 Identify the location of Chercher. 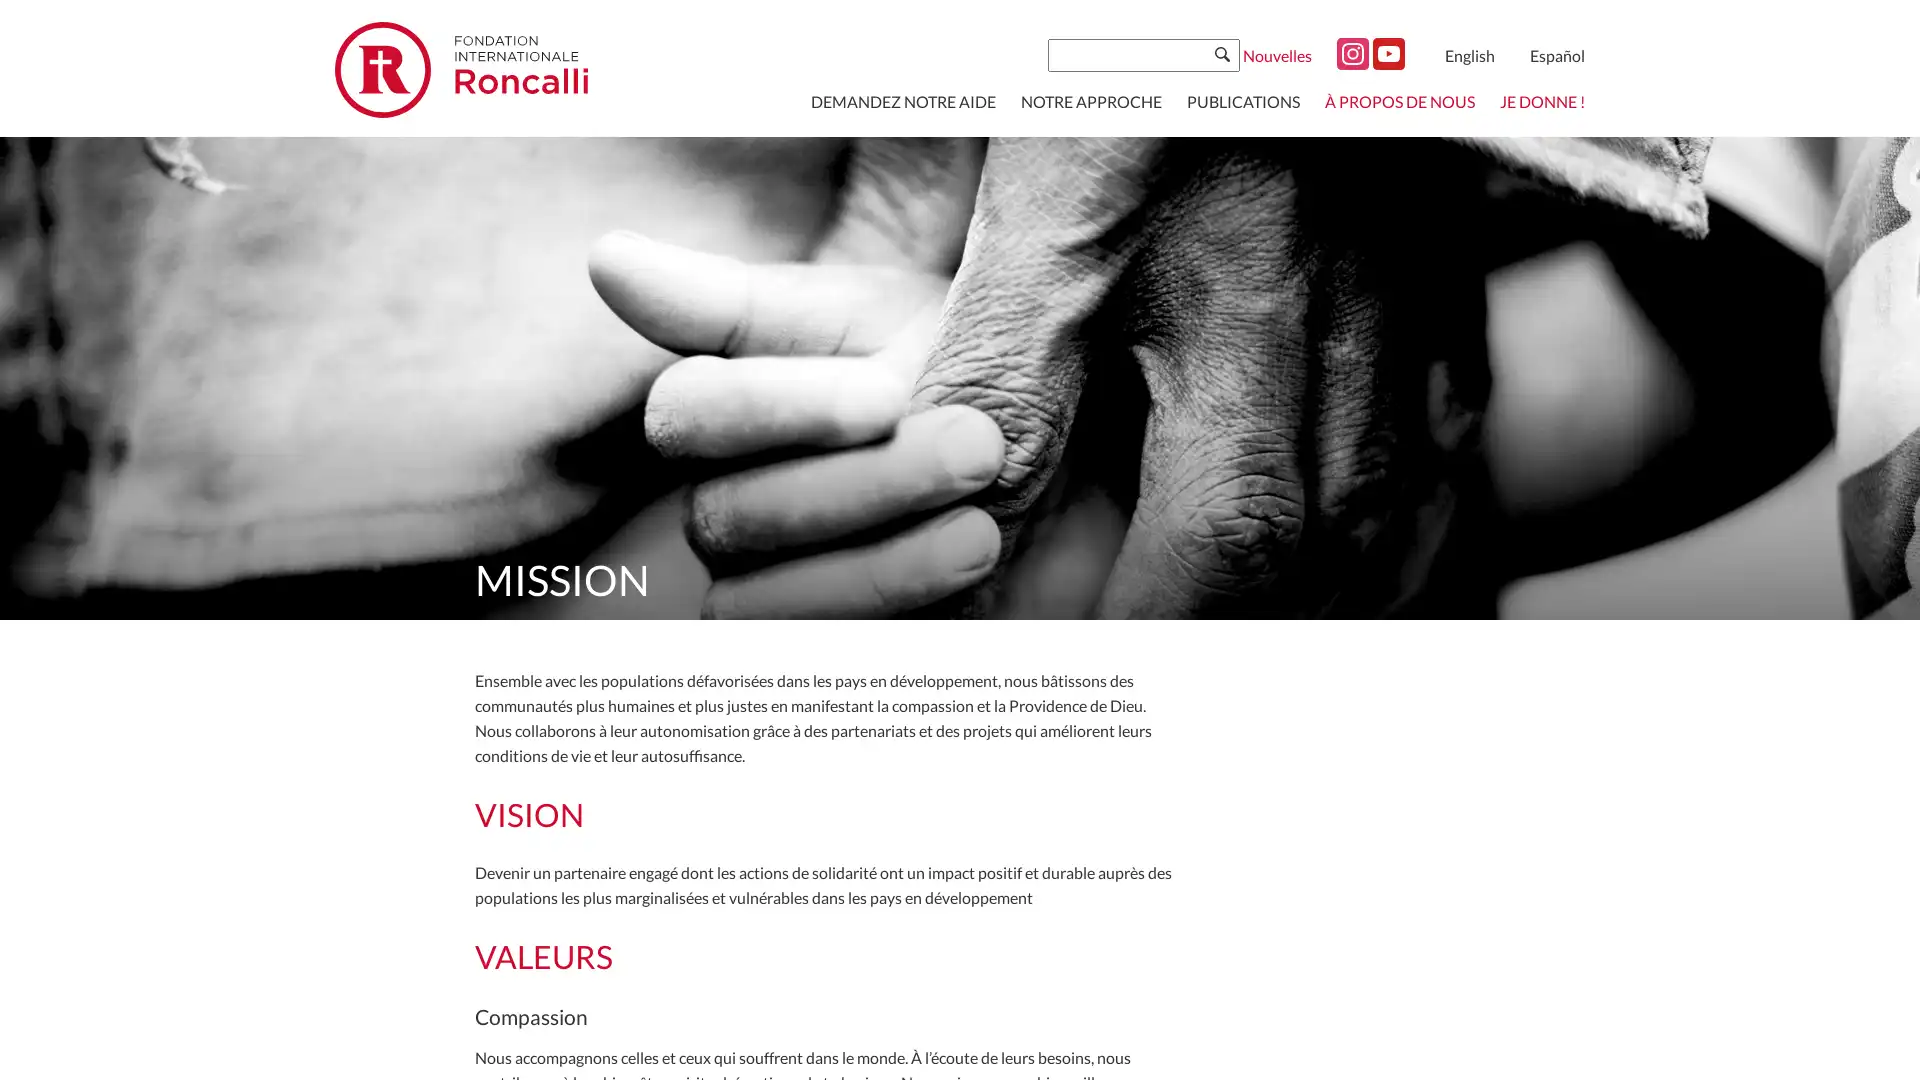
(1221, 53).